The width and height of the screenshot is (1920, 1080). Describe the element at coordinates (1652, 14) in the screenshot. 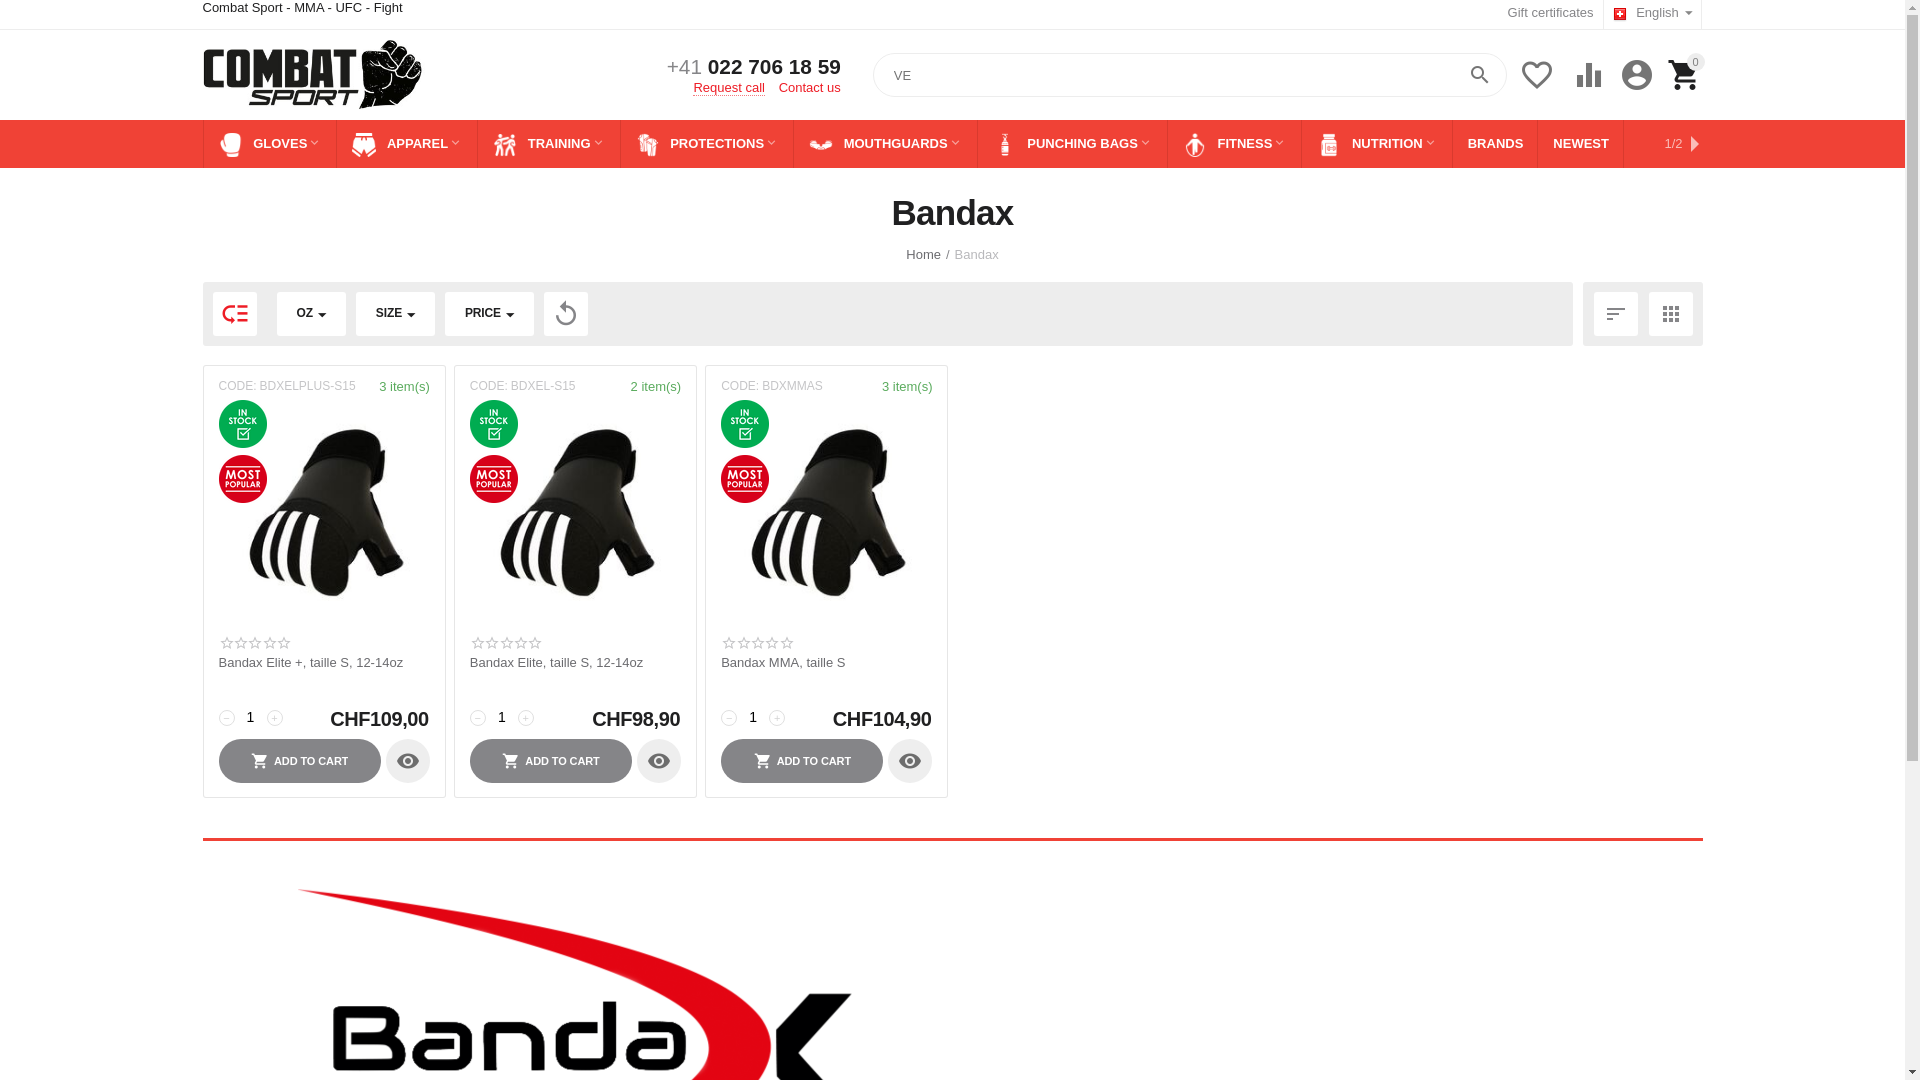

I see `'English'` at that location.